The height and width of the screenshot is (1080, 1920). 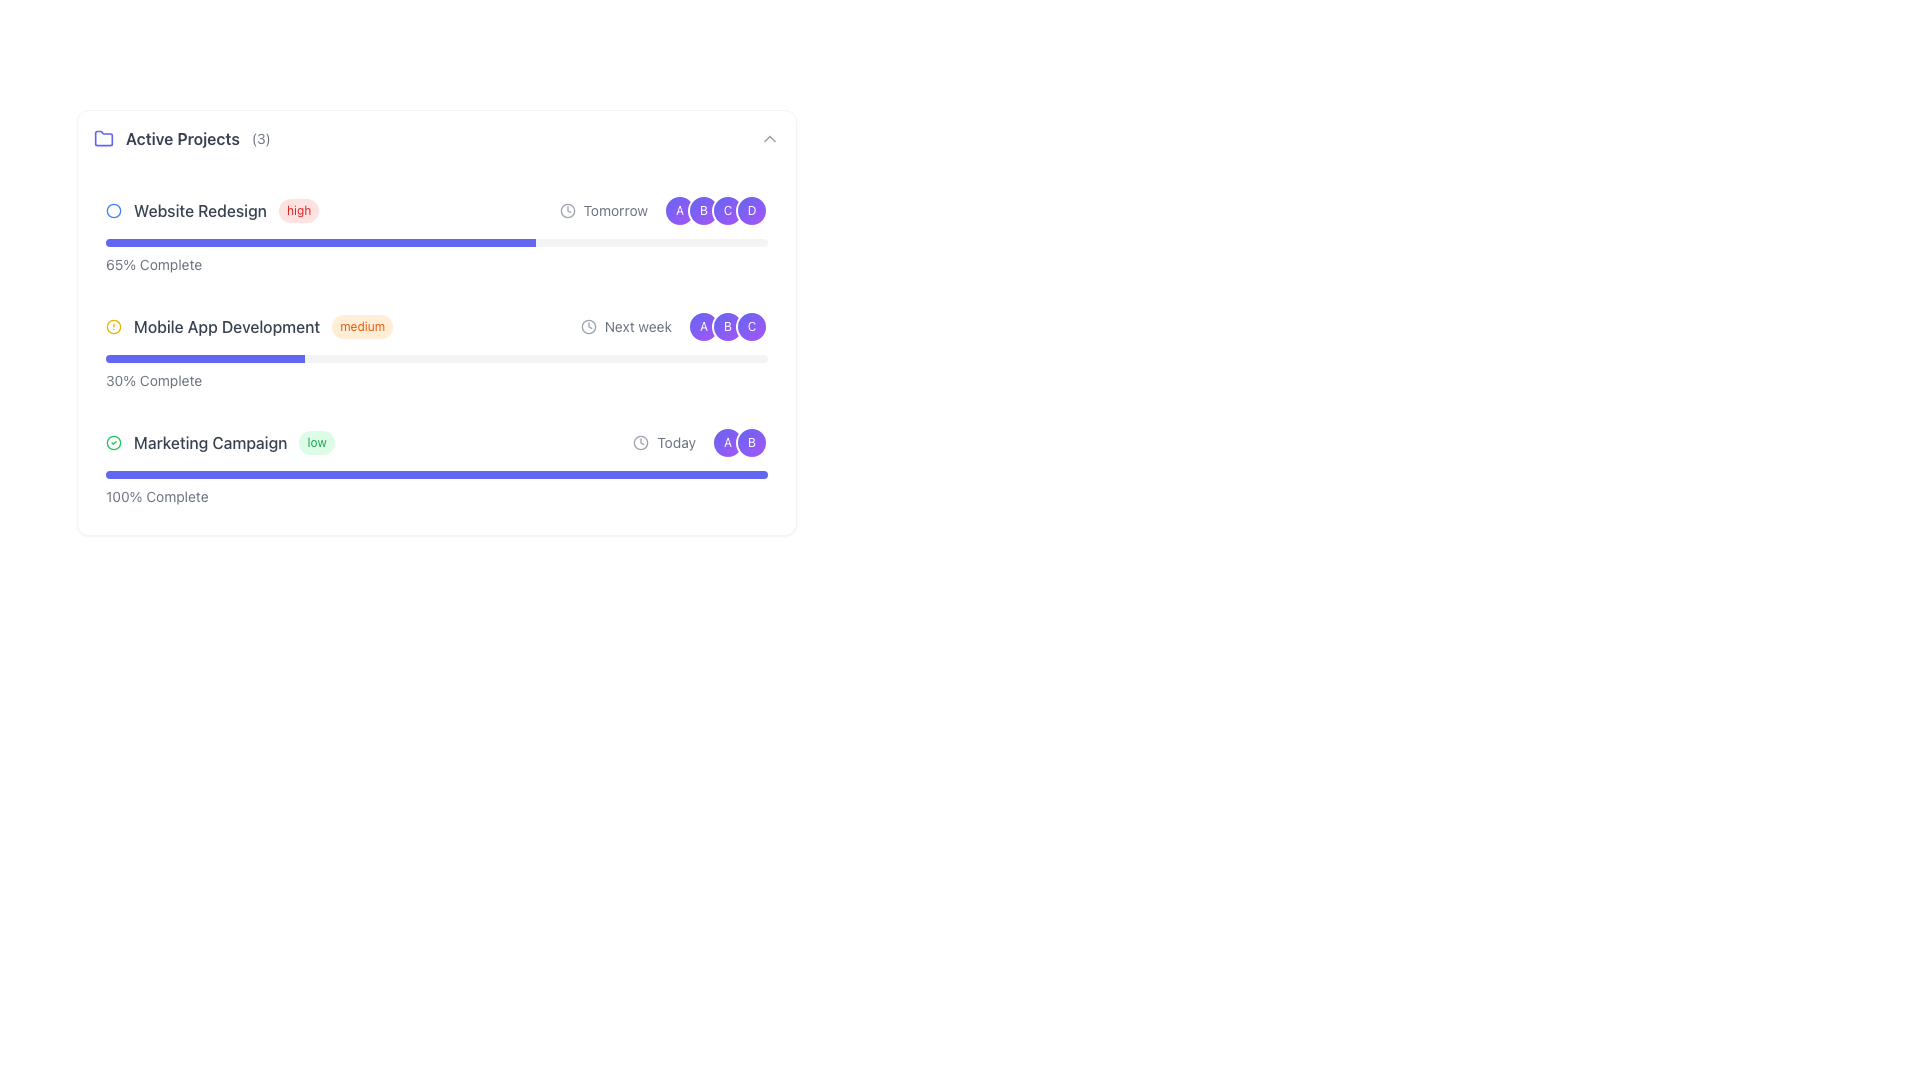 What do you see at coordinates (435, 357) in the screenshot?
I see `the second progress bar representing the 30% completion of the 'Mobile App Development' task` at bounding box center [435, 357].